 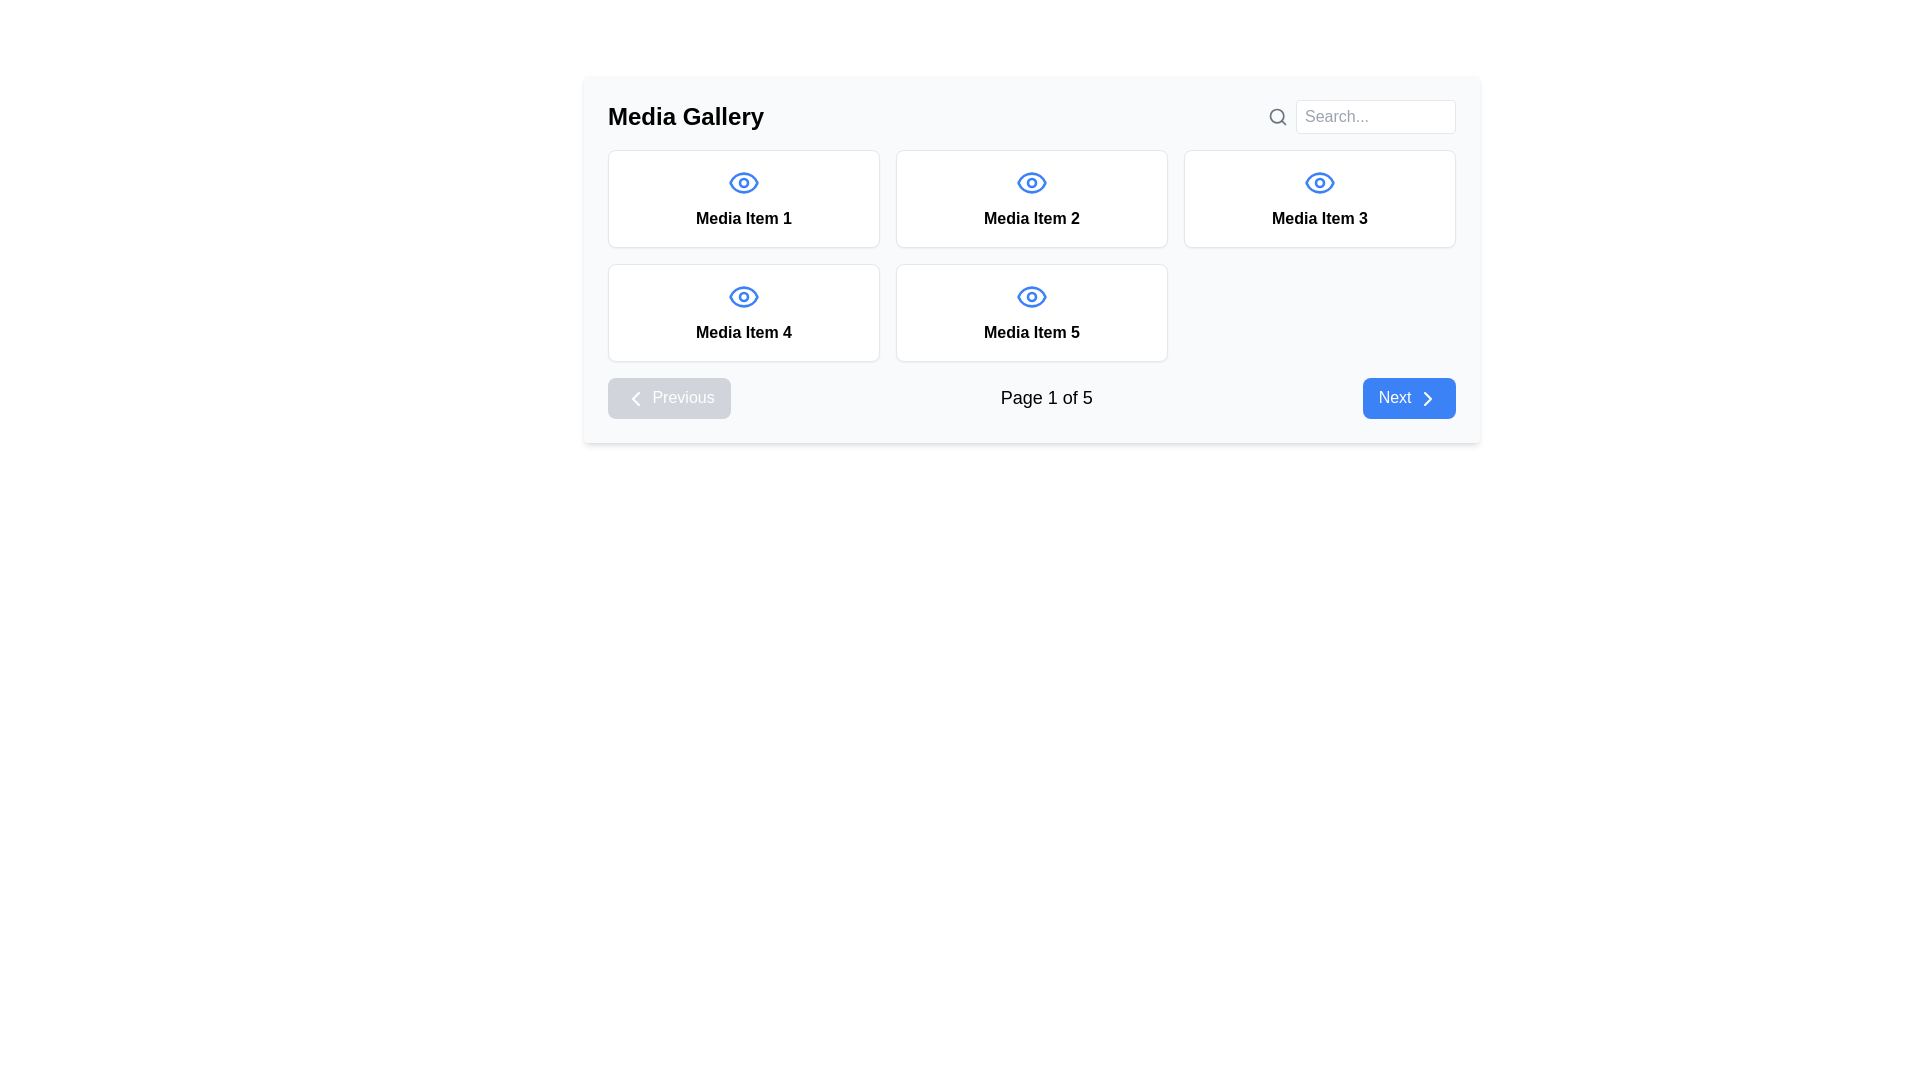 What do you see at coordinates (1032, 199) in the screenshot?
I see `the second card in the grid layout` at bounding box center [1032, 199].